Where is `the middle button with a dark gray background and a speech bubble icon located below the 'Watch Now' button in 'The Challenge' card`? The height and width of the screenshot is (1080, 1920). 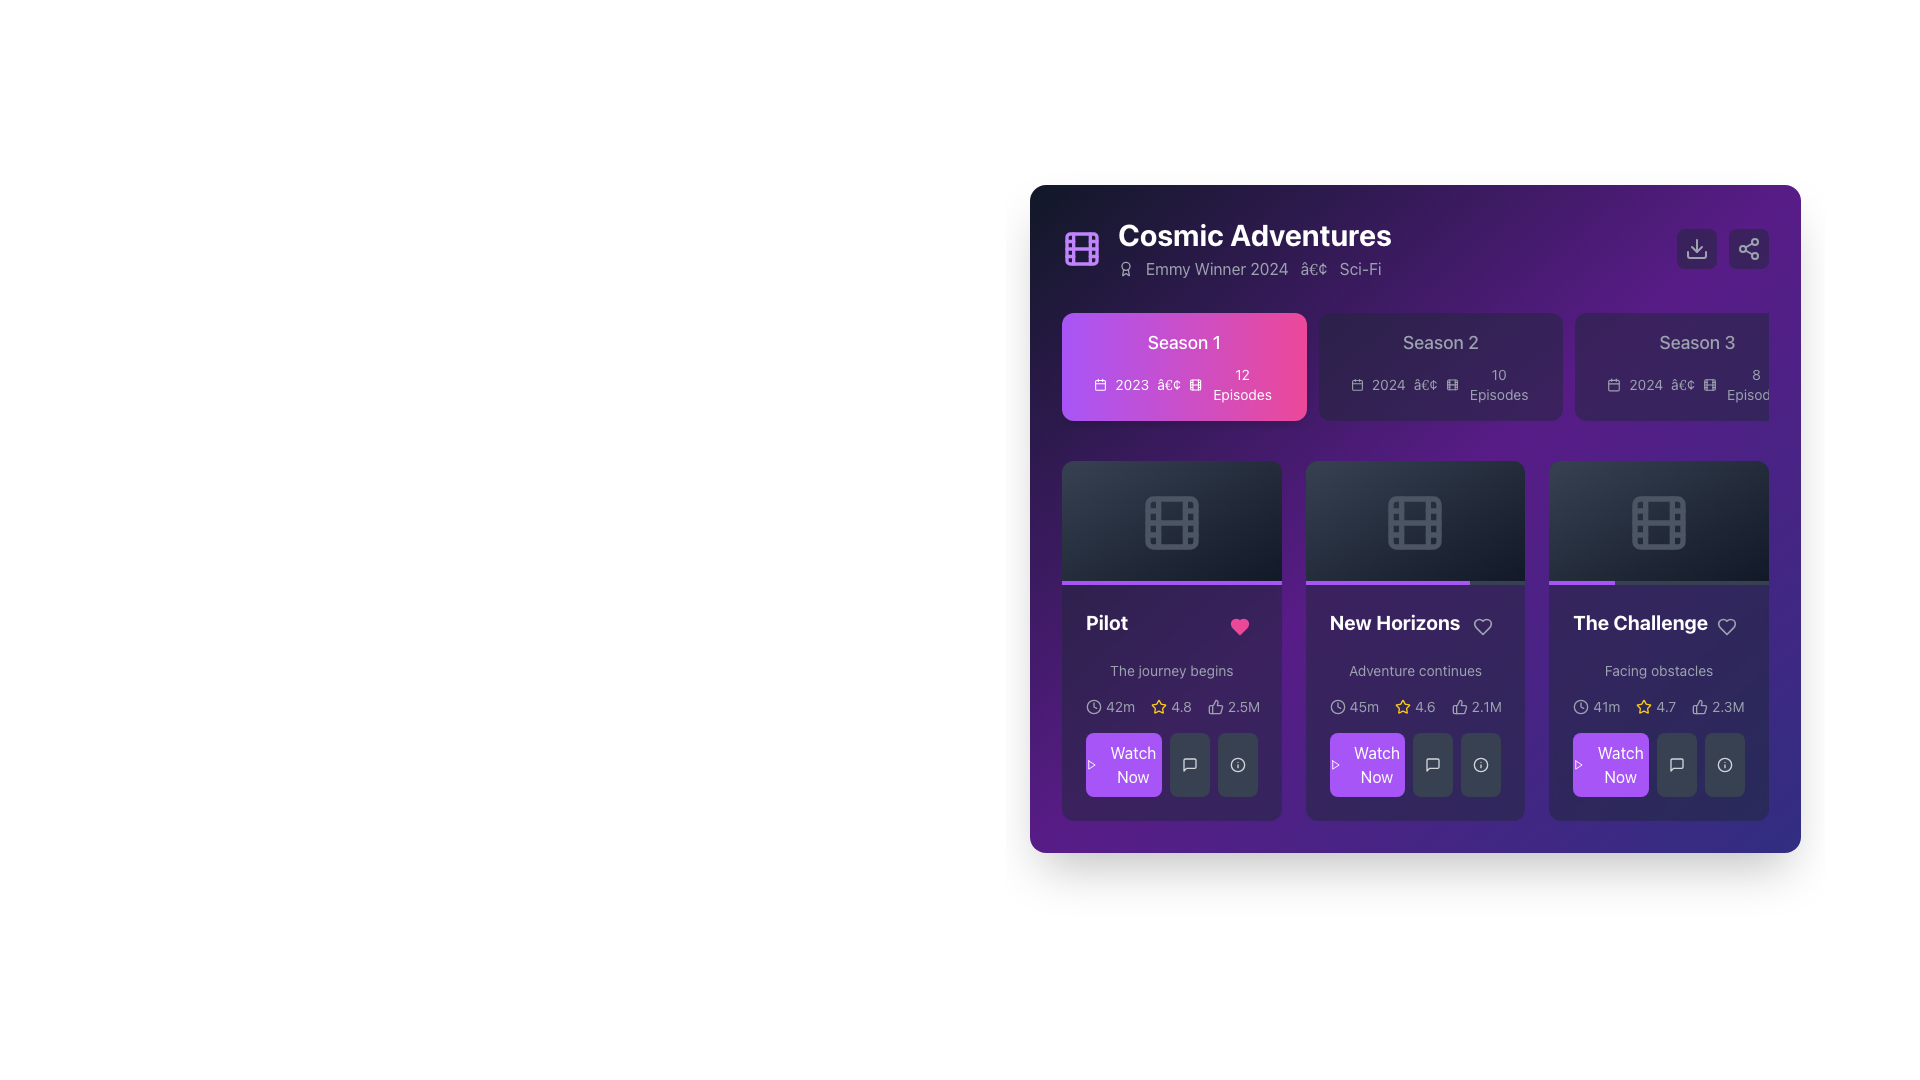 the middle button with a dark gray background and a speech bubble icon located below the 'Watch Now' button in 'The Challenge' card is located at coordinates (1676, 763).